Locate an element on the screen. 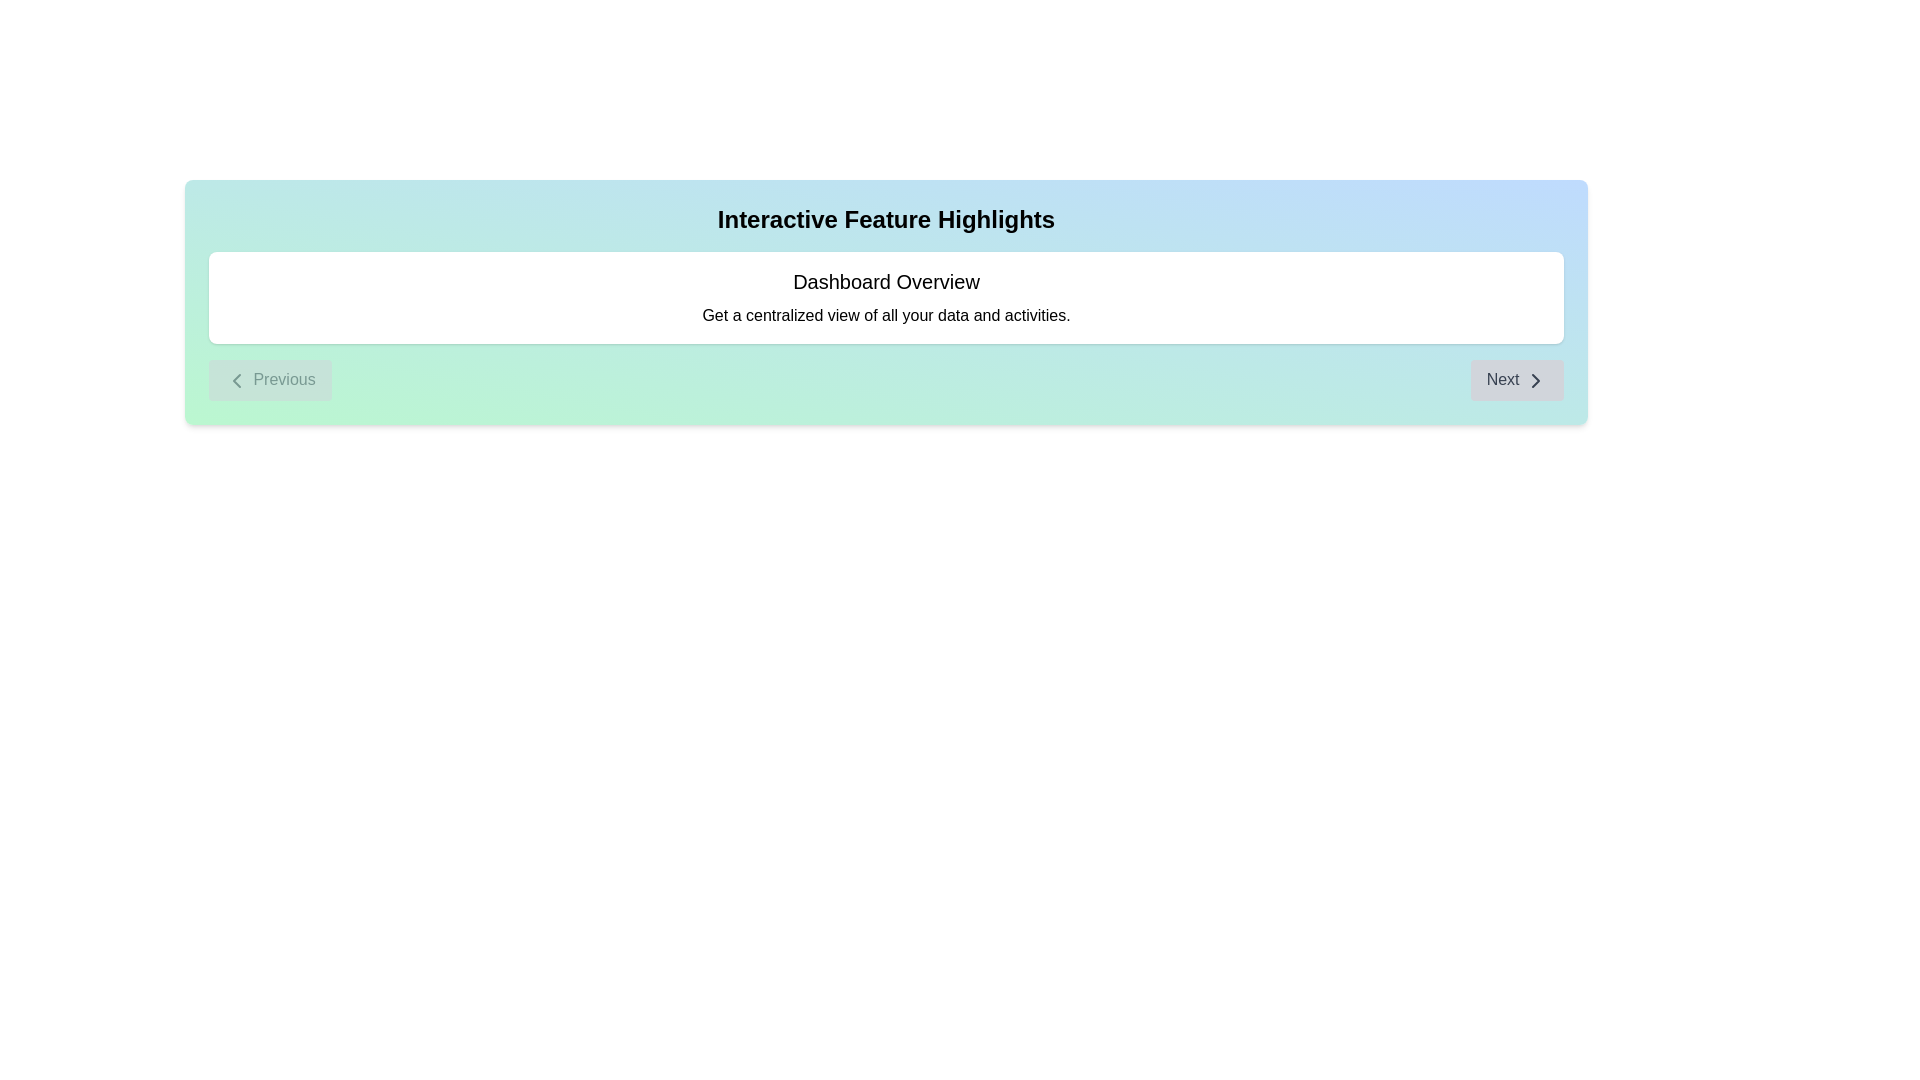  the Text Label that serves as a header or title, introducing the dashboard functionalities and insights is located at coordinates (885, 281).